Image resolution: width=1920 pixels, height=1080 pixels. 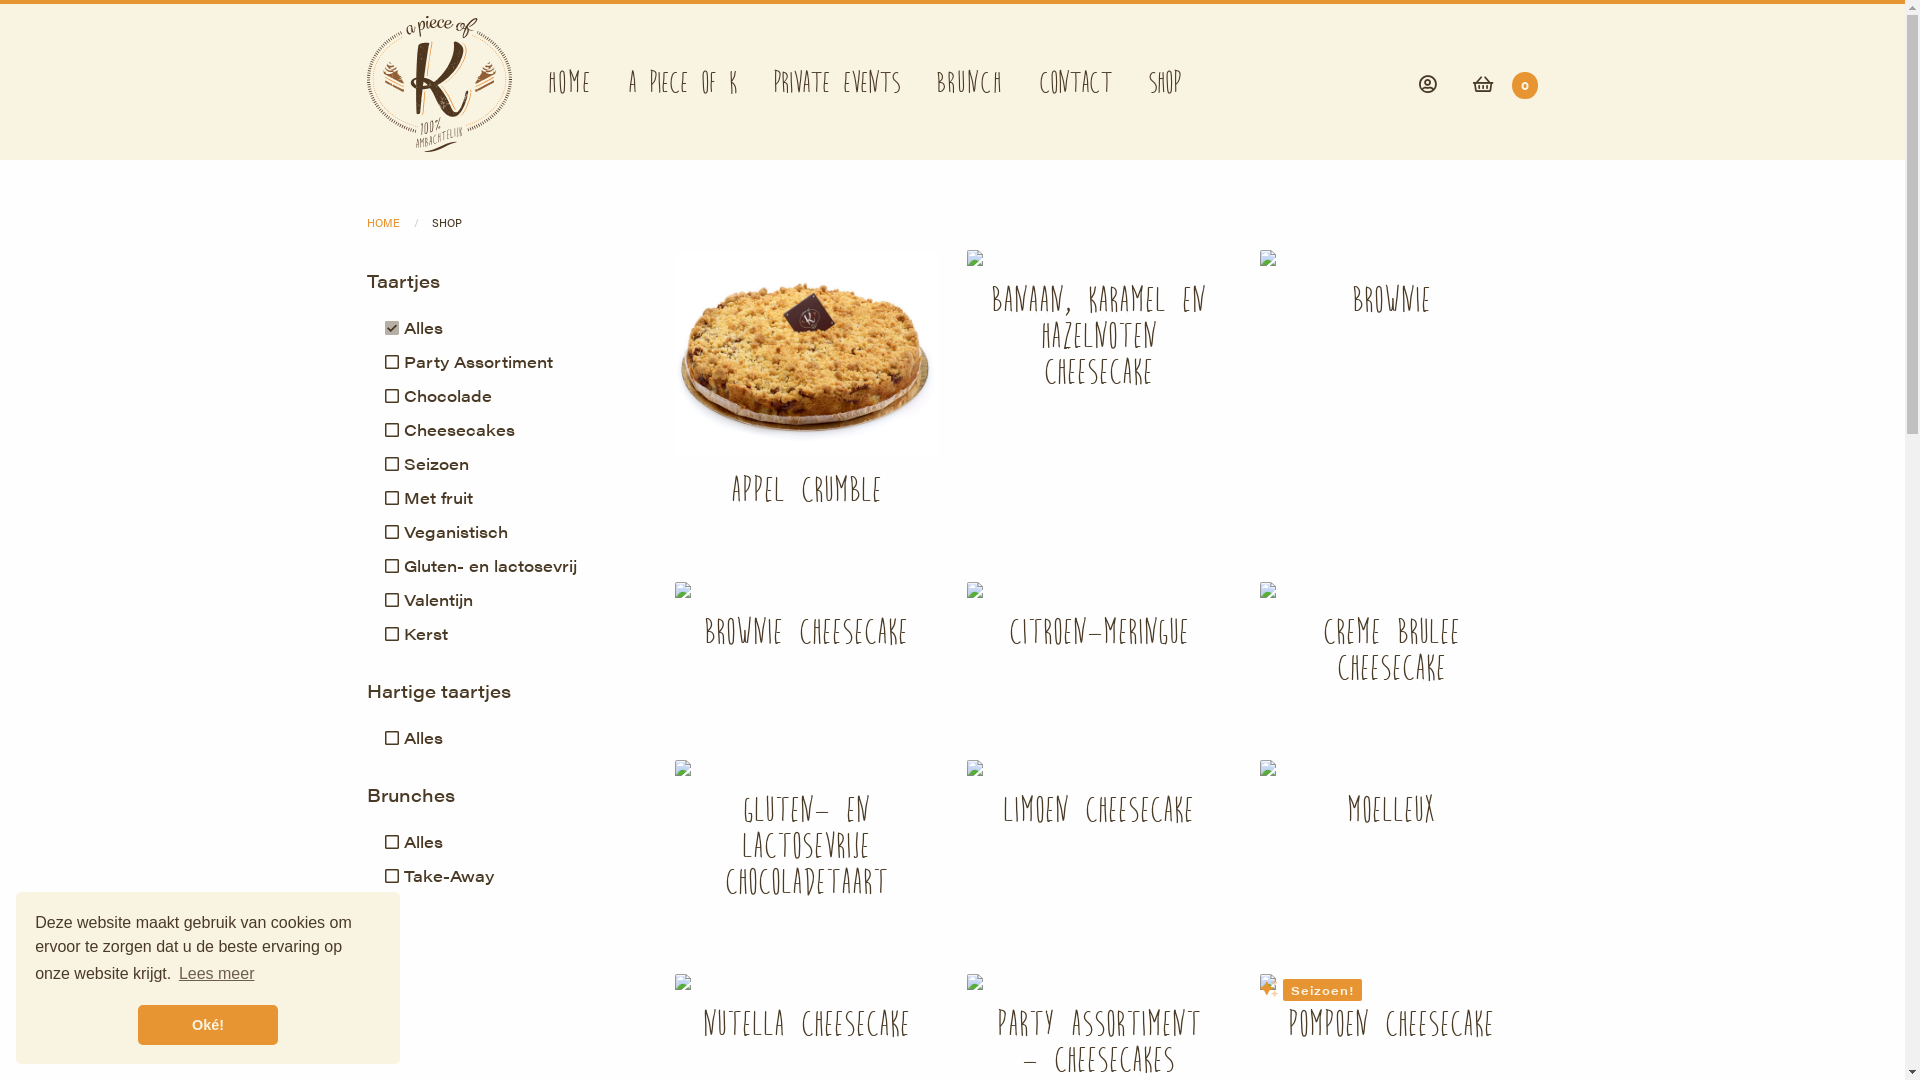 I want to click on 'Moelleux', so click(x=1258, y=802).